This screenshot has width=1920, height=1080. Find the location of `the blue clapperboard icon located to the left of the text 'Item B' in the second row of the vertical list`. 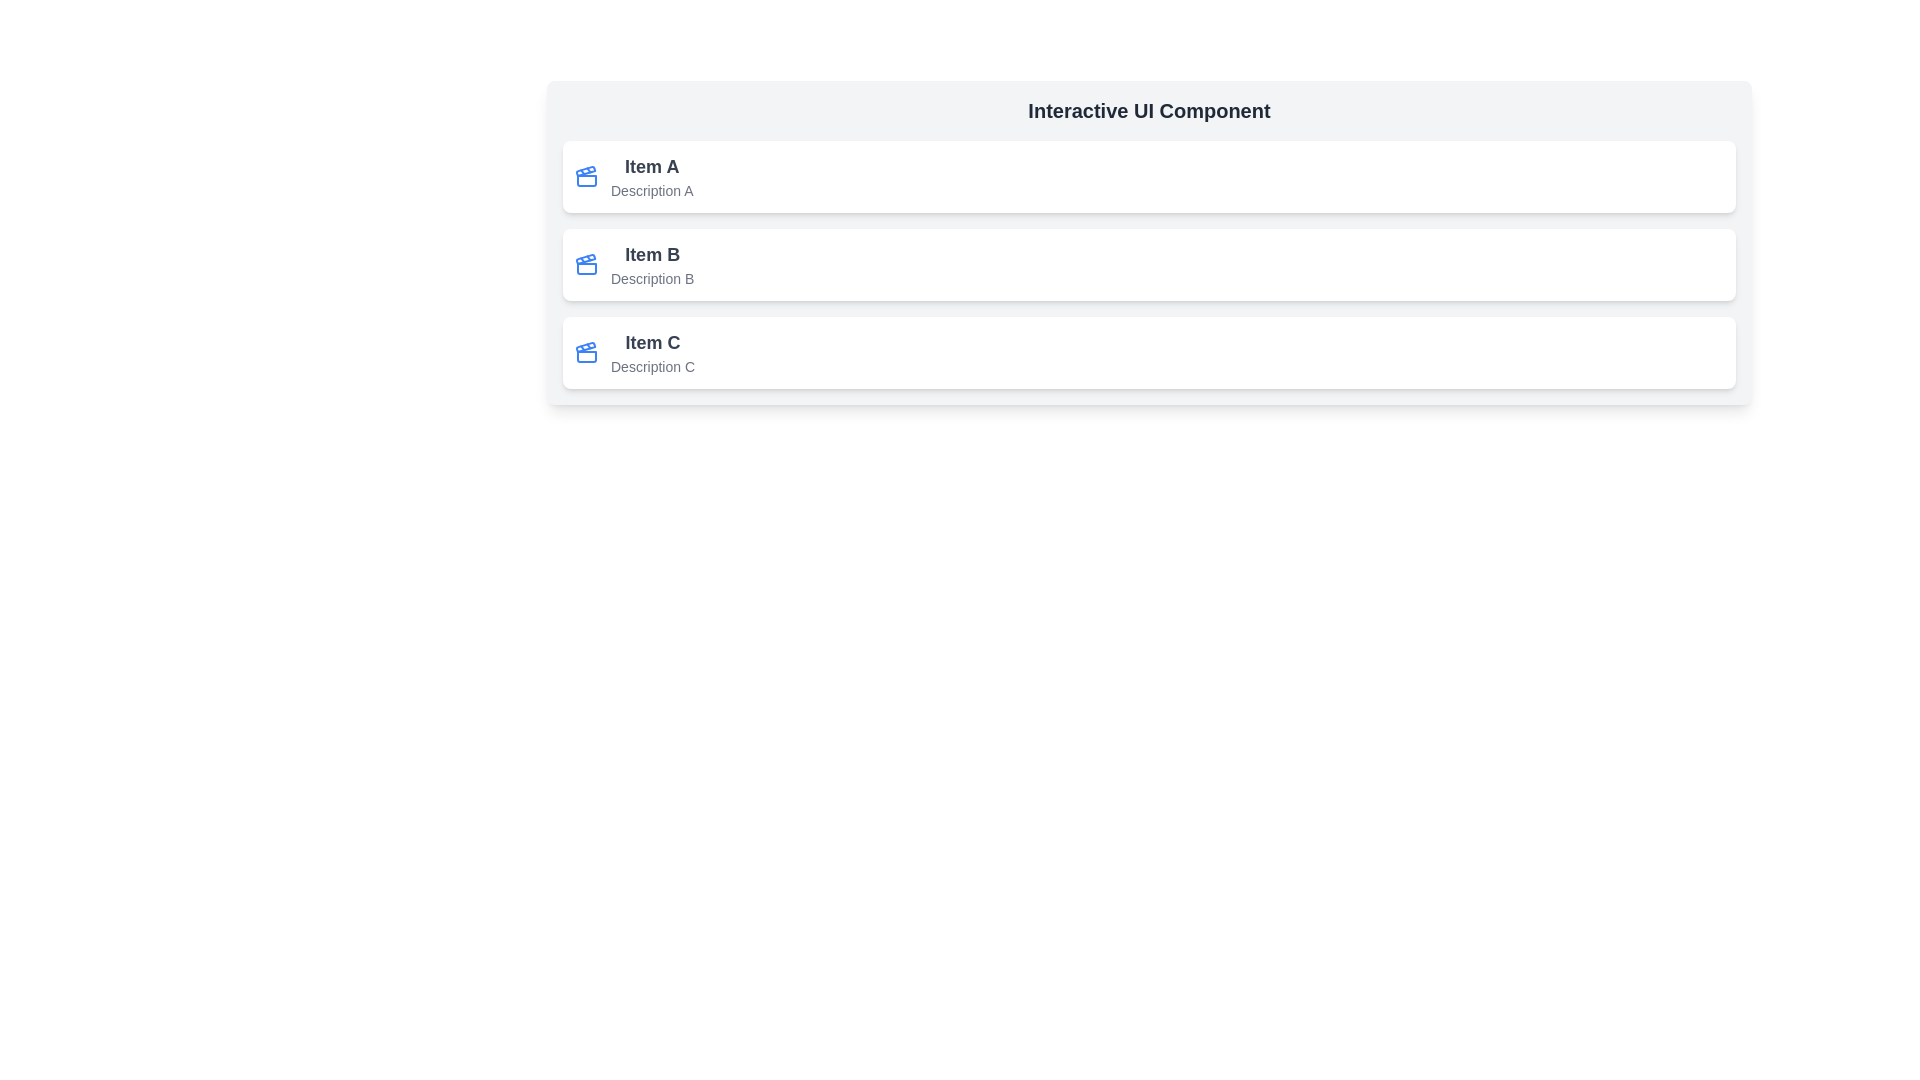

the blue clapperboard icon located to the left of the text 'Item B' in the second row of the vertical list is located at coordinates (585, 264).